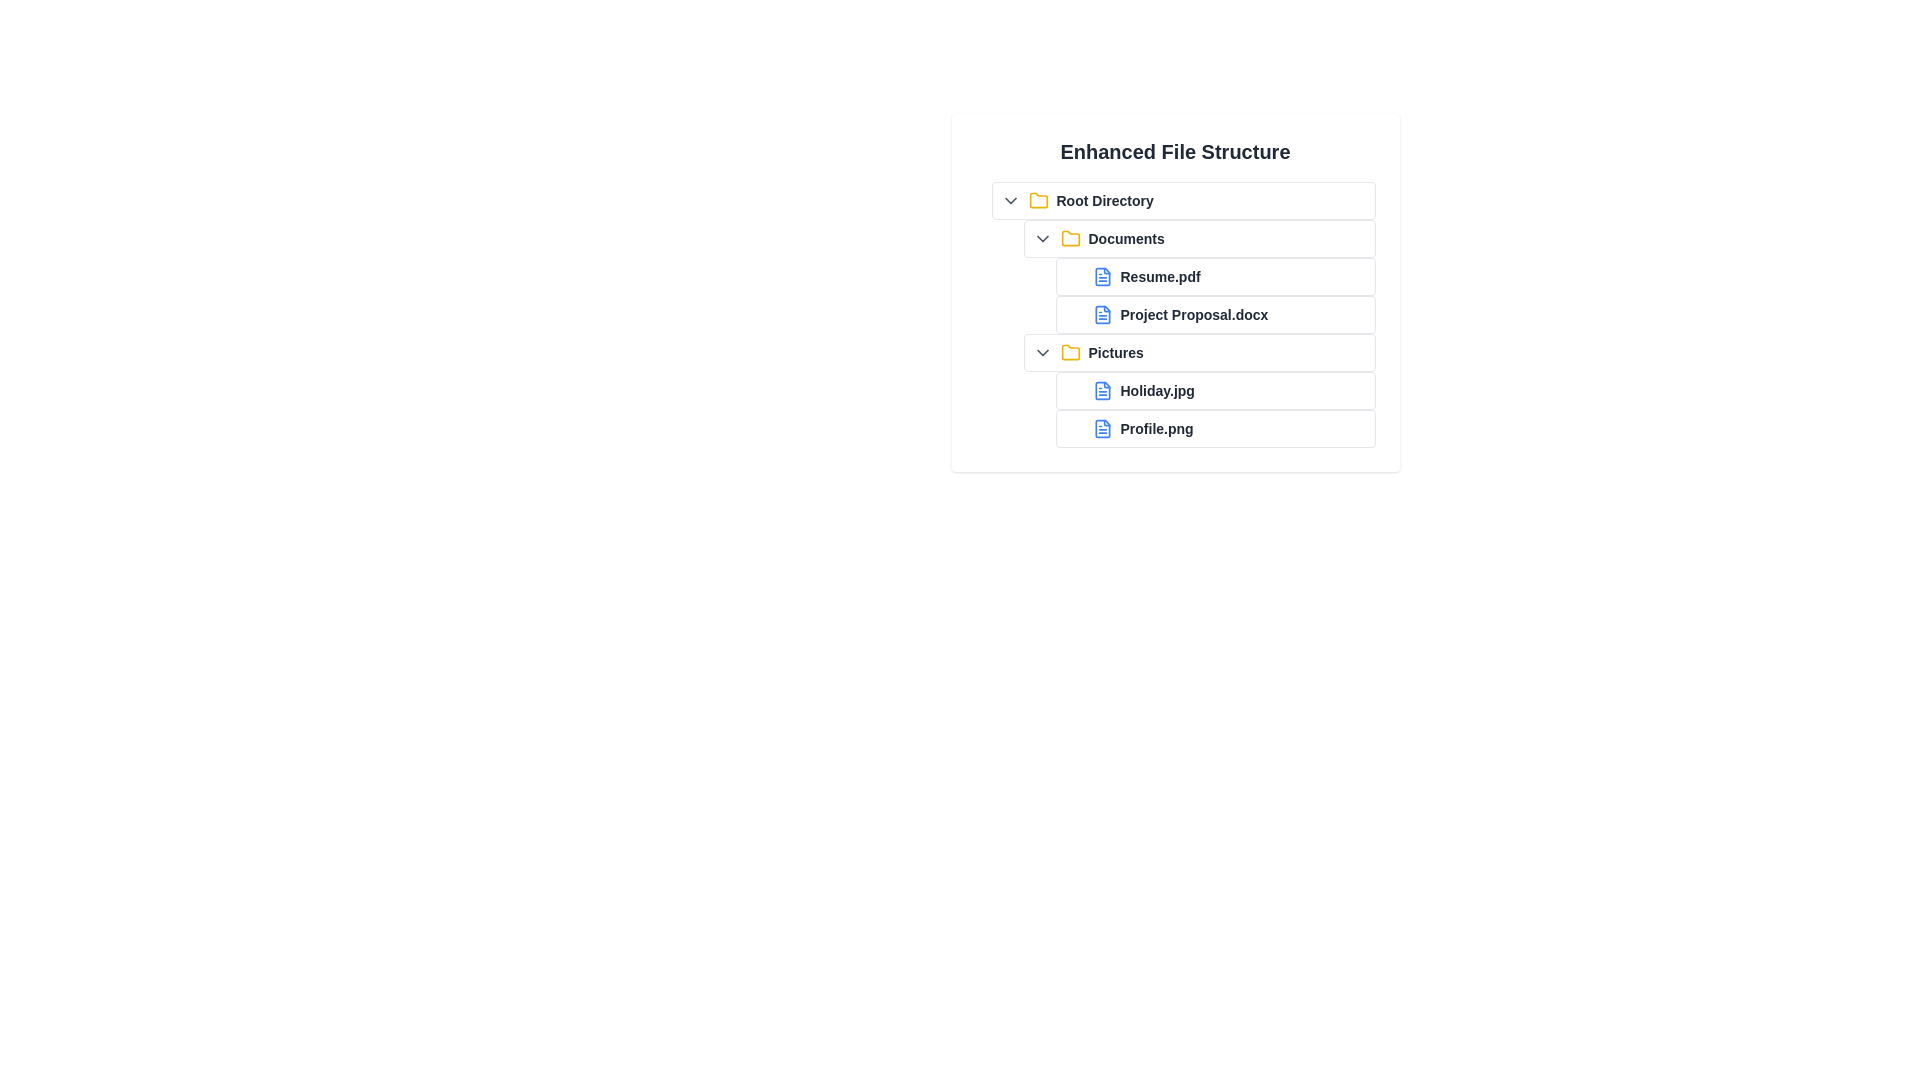 This screenshot has height=1080, width=1920. What do you see at coordinates (1041, 238) in the screenshot?
I see `the Chevron Down icon in the Documents section of the file structure interface` at bounding box center [1041, 238].